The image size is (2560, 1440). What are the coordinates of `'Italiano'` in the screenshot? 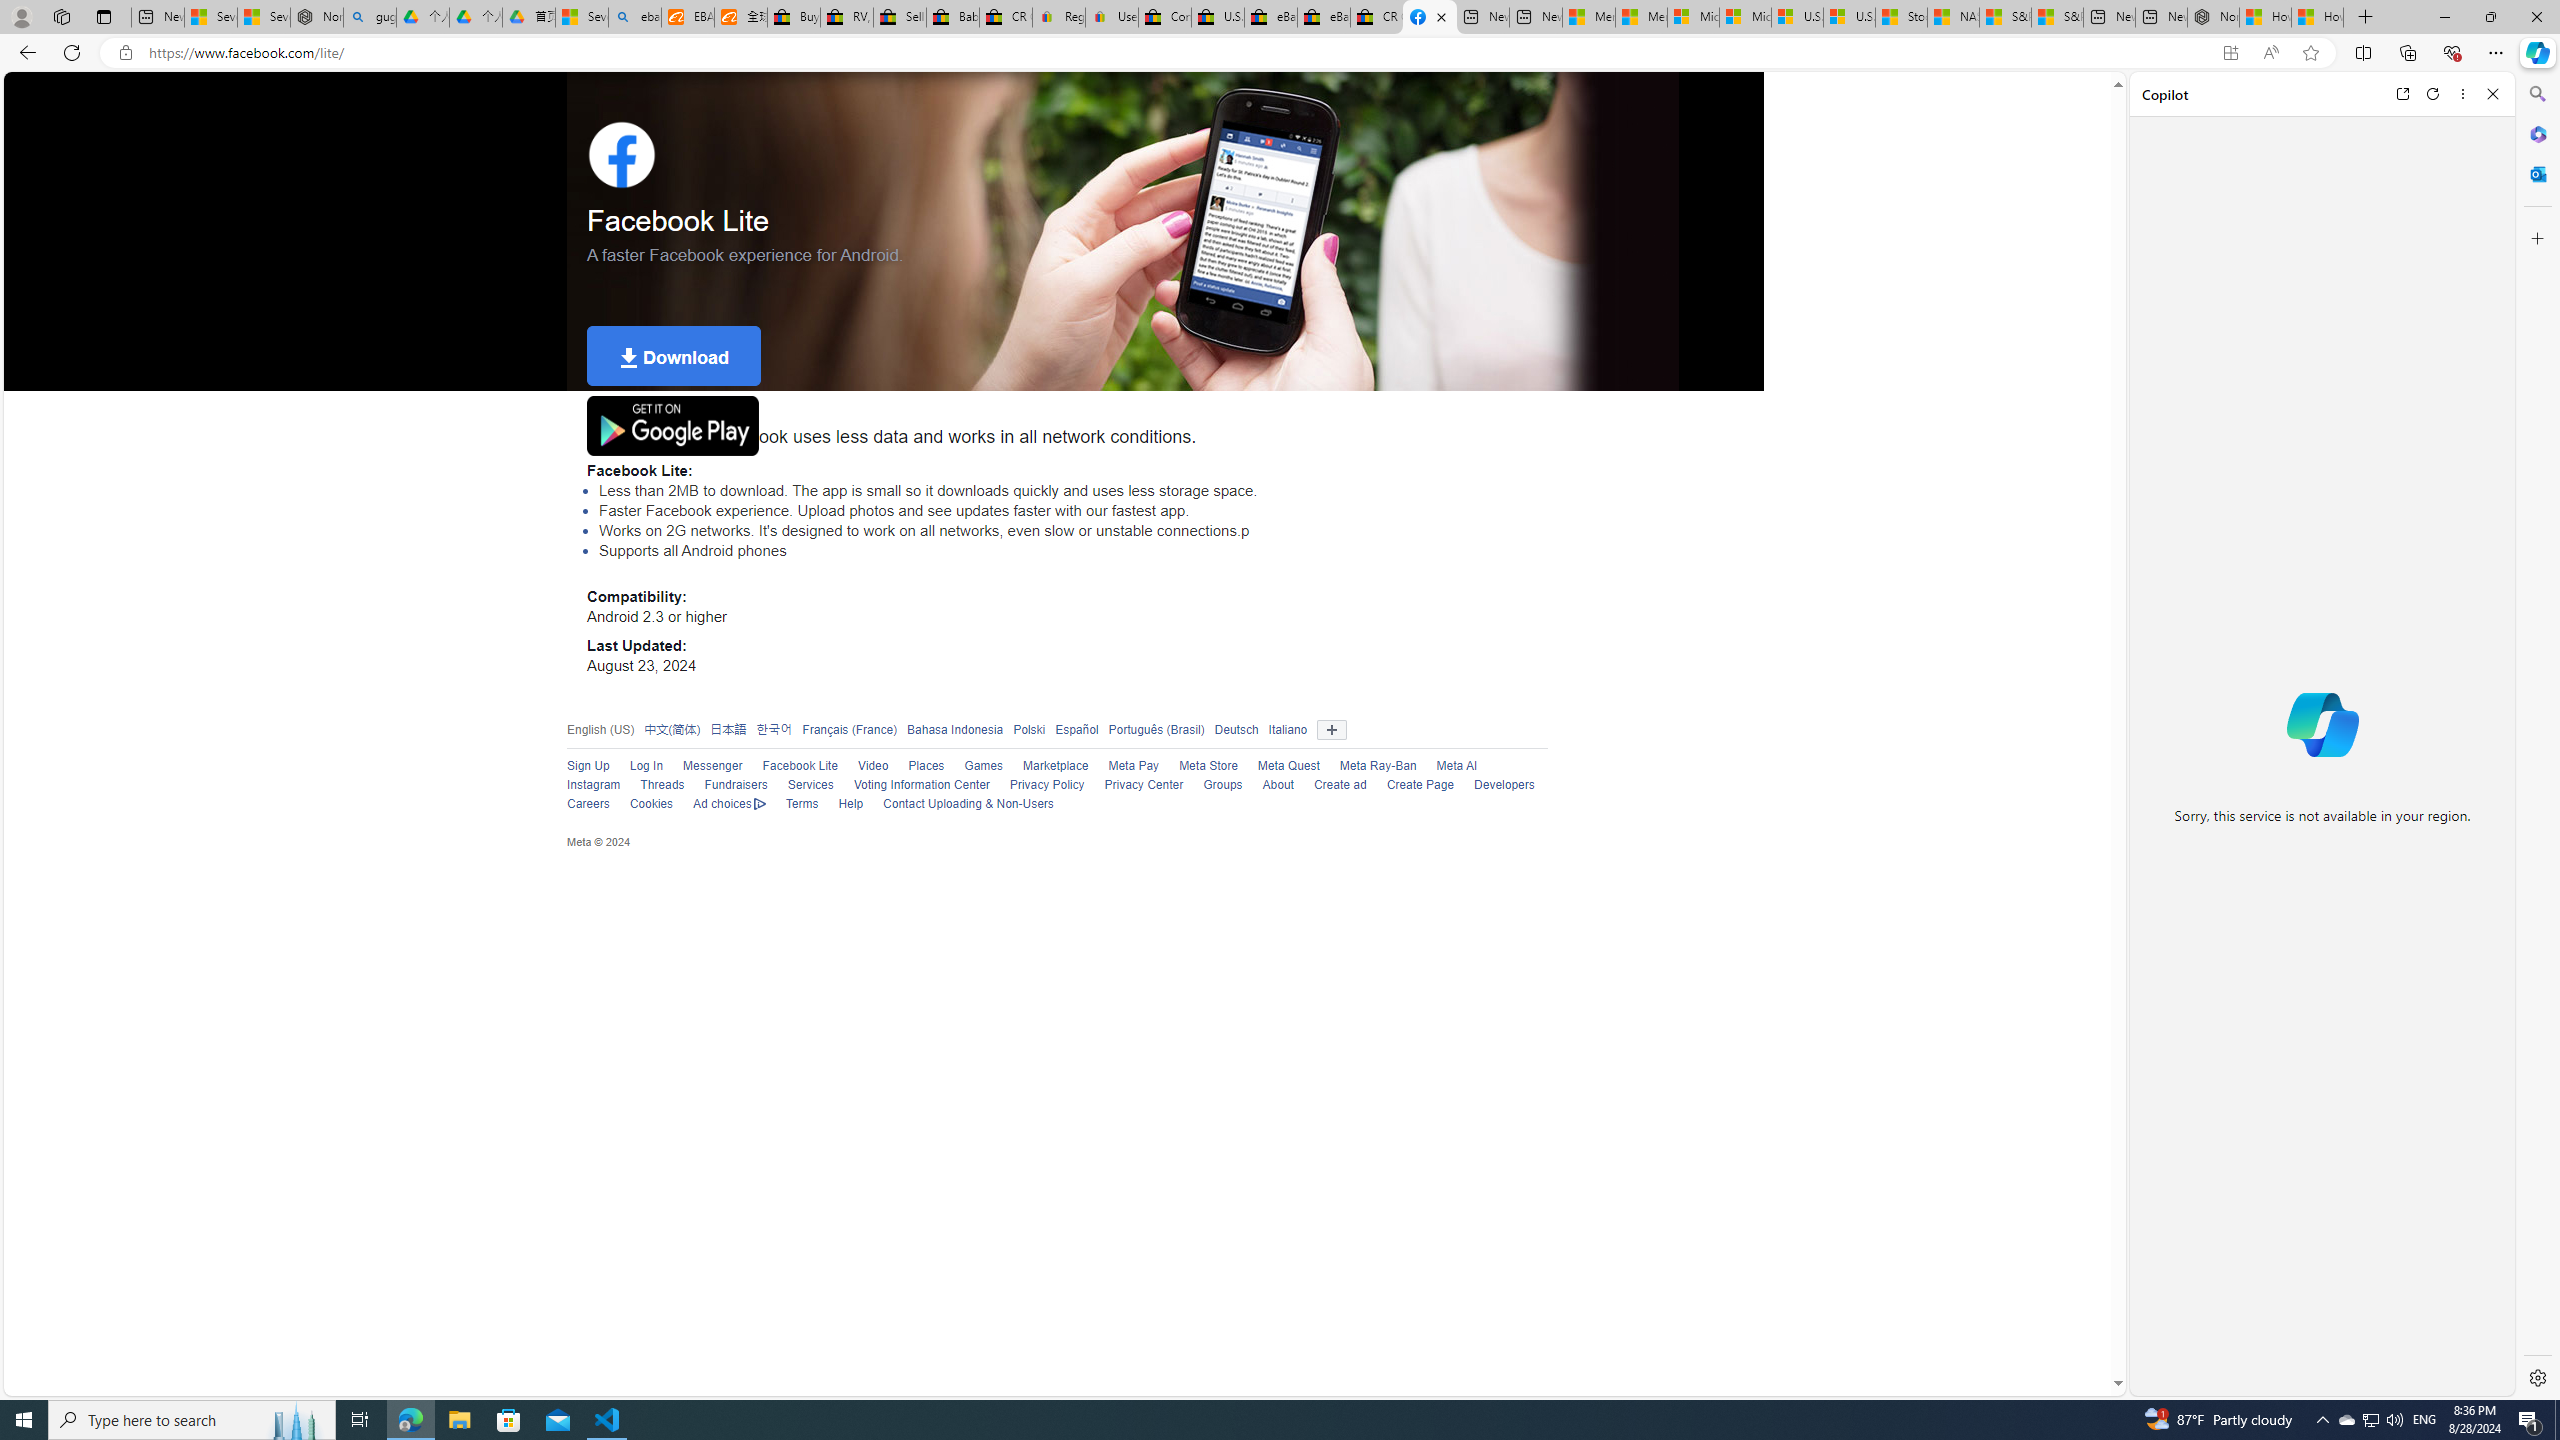 It's located at (1281, 729).